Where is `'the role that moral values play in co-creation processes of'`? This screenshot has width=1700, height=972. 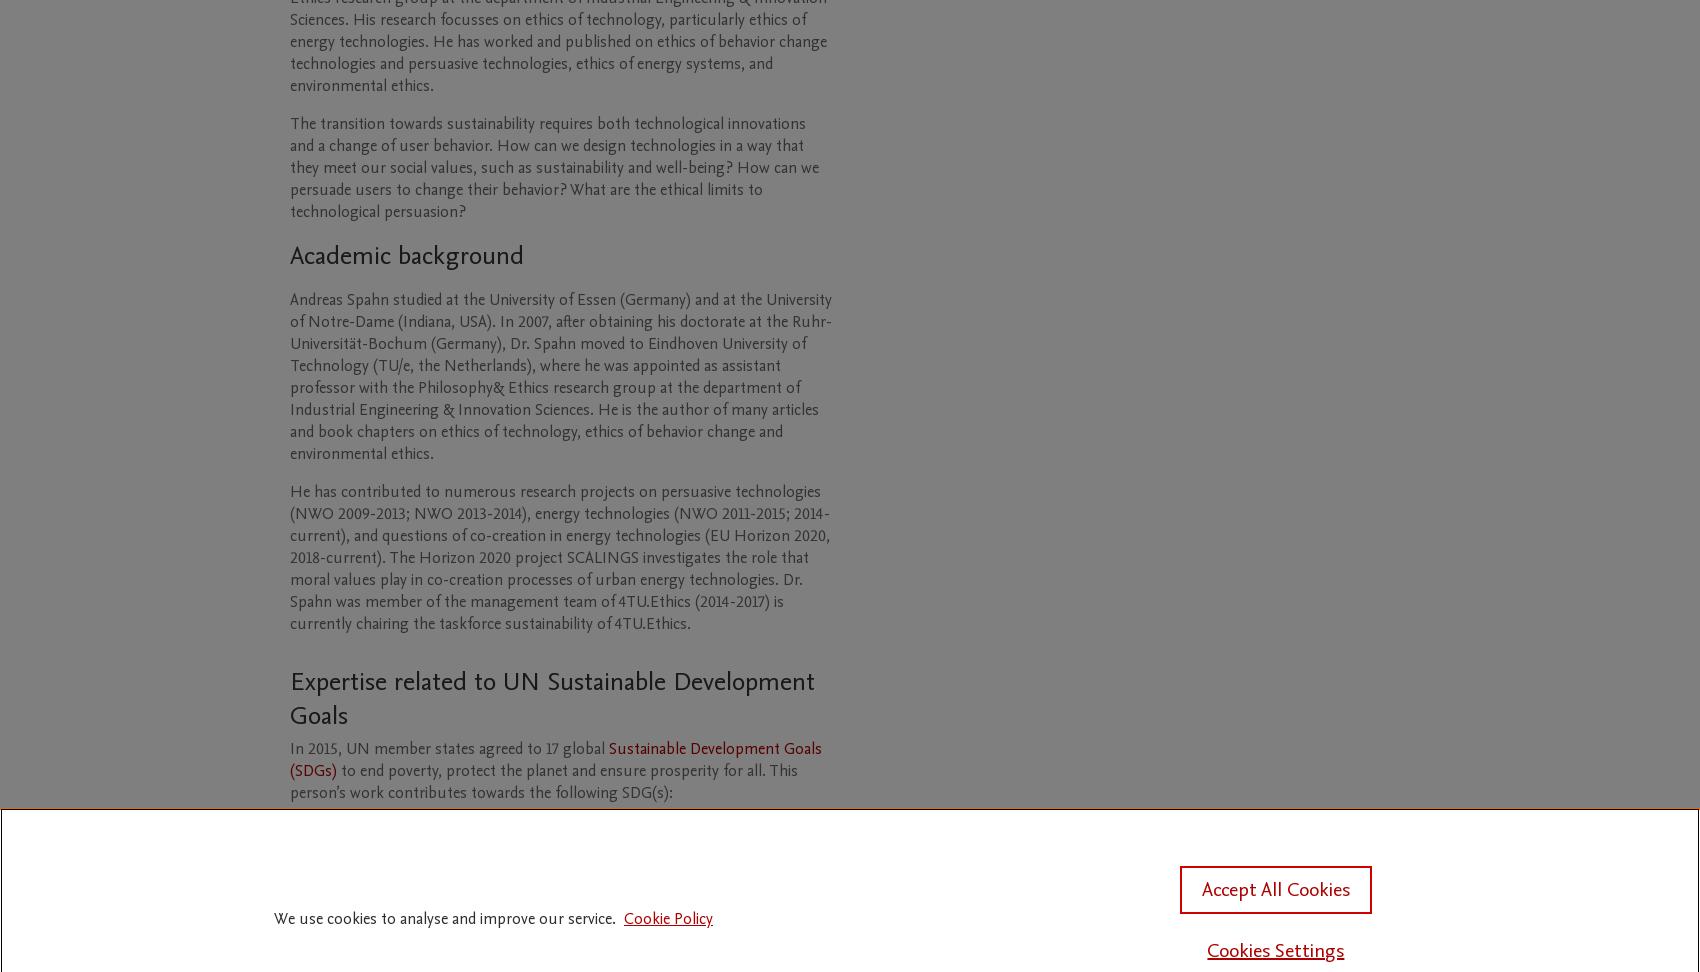
'the role that moral values play in co-creation processes of' is located at coordinates (548, 567).